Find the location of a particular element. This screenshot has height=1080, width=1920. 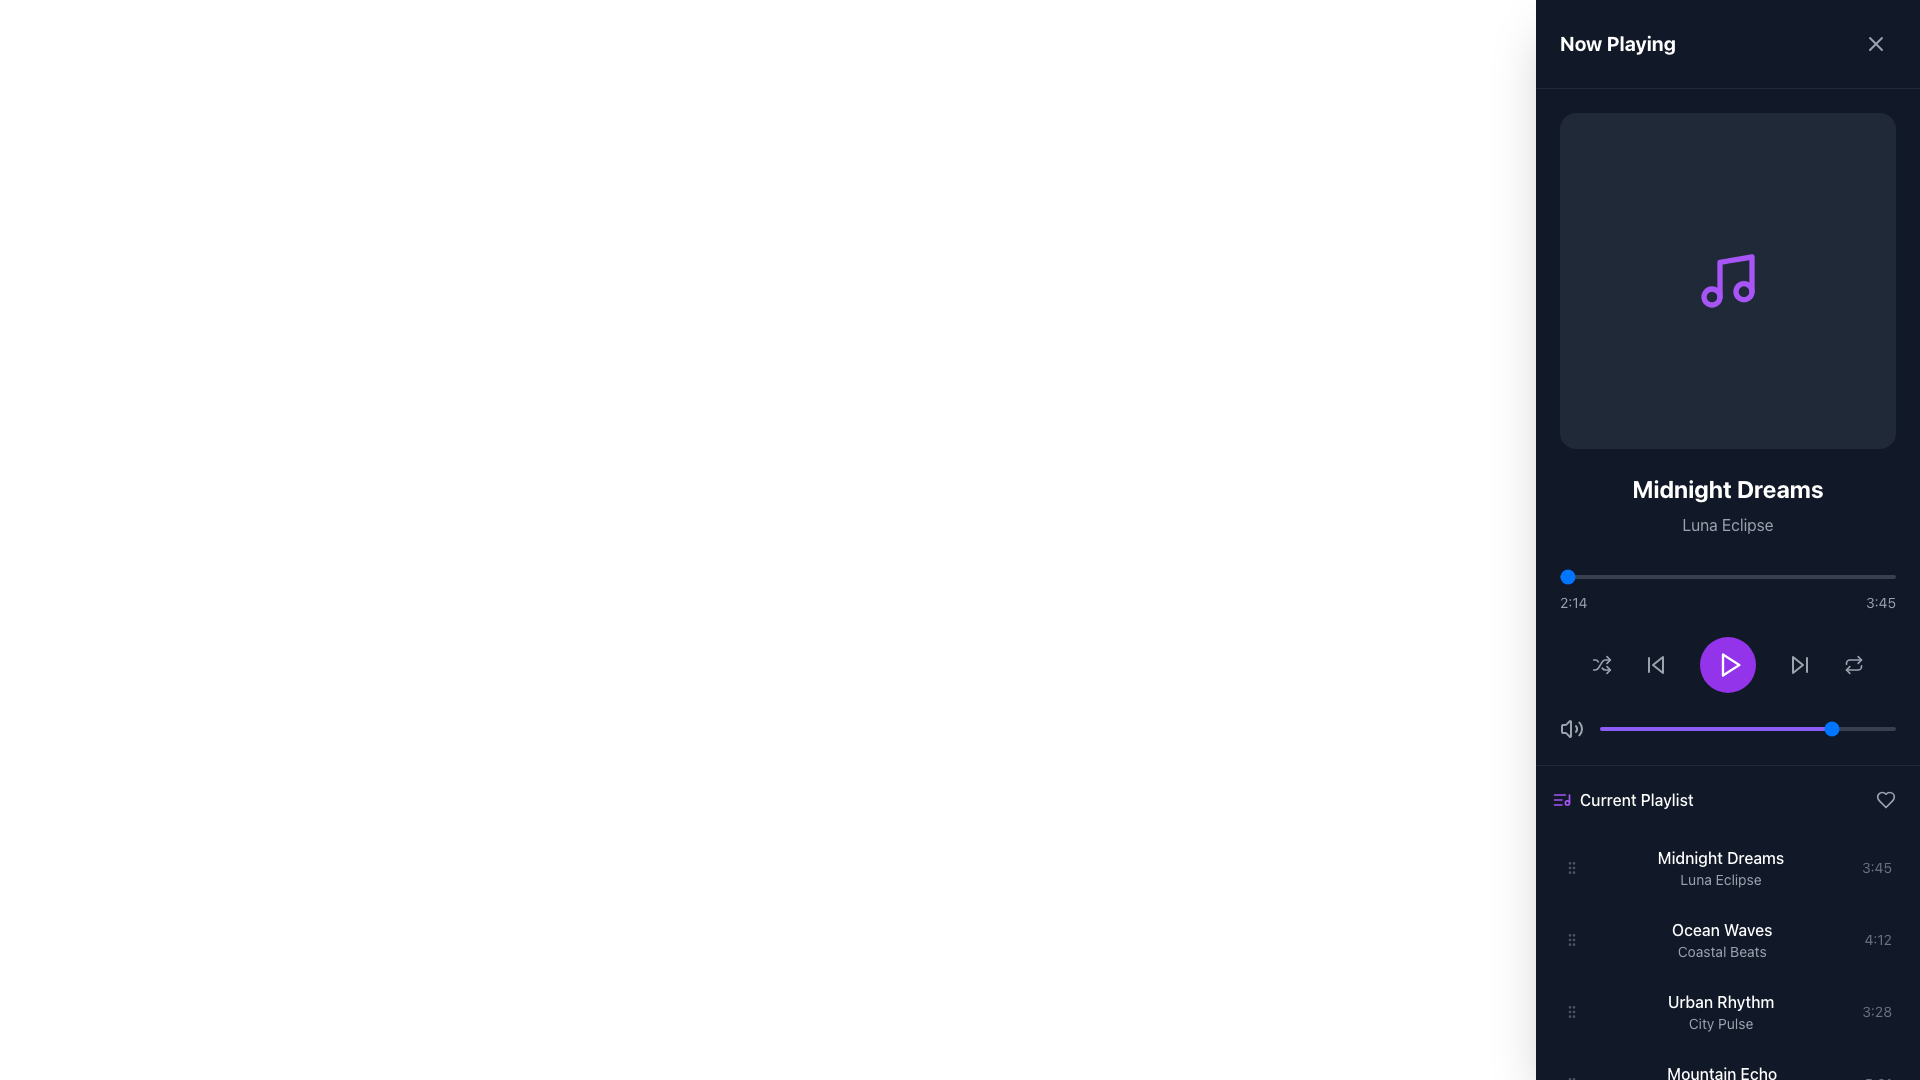

the first track item in the playlist titled 'Midnight Dreams' is located at coordinates (1727, 866).